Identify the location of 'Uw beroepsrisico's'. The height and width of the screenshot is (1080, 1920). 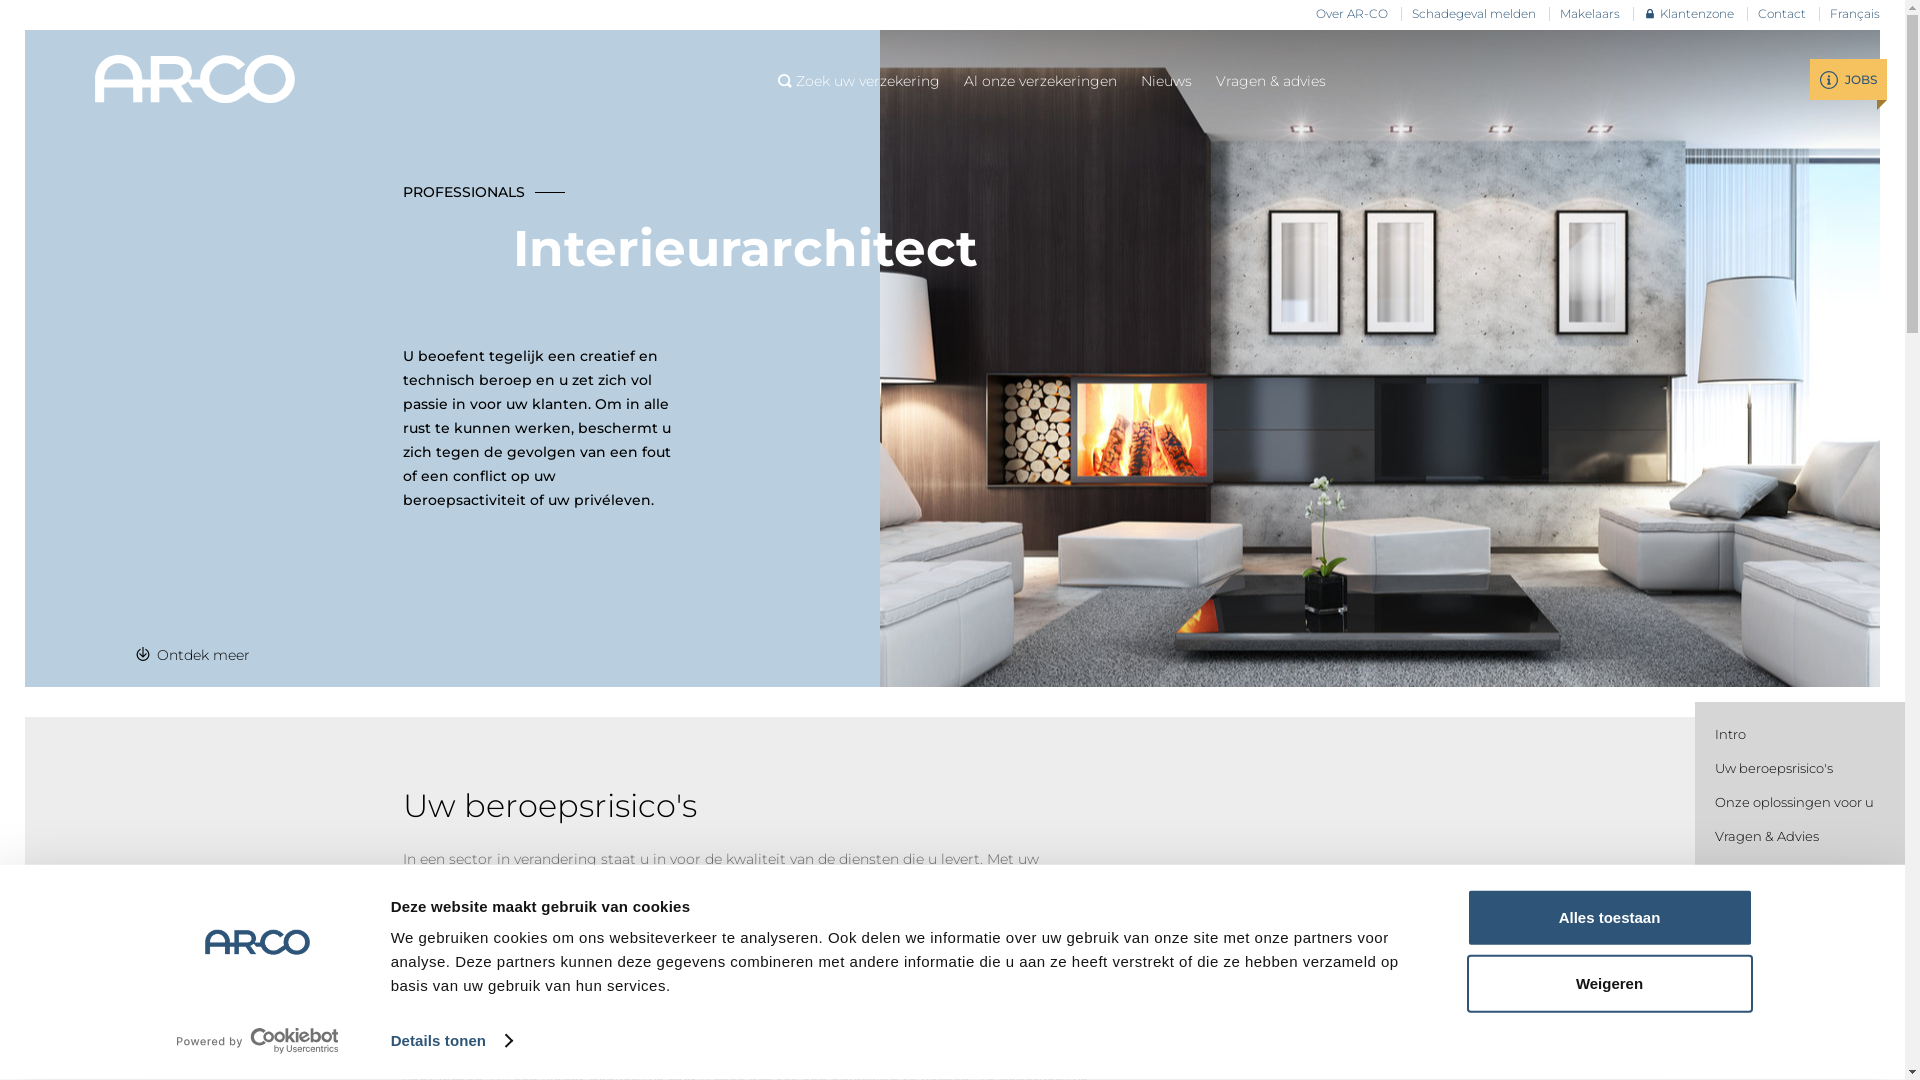
(1774, 766).